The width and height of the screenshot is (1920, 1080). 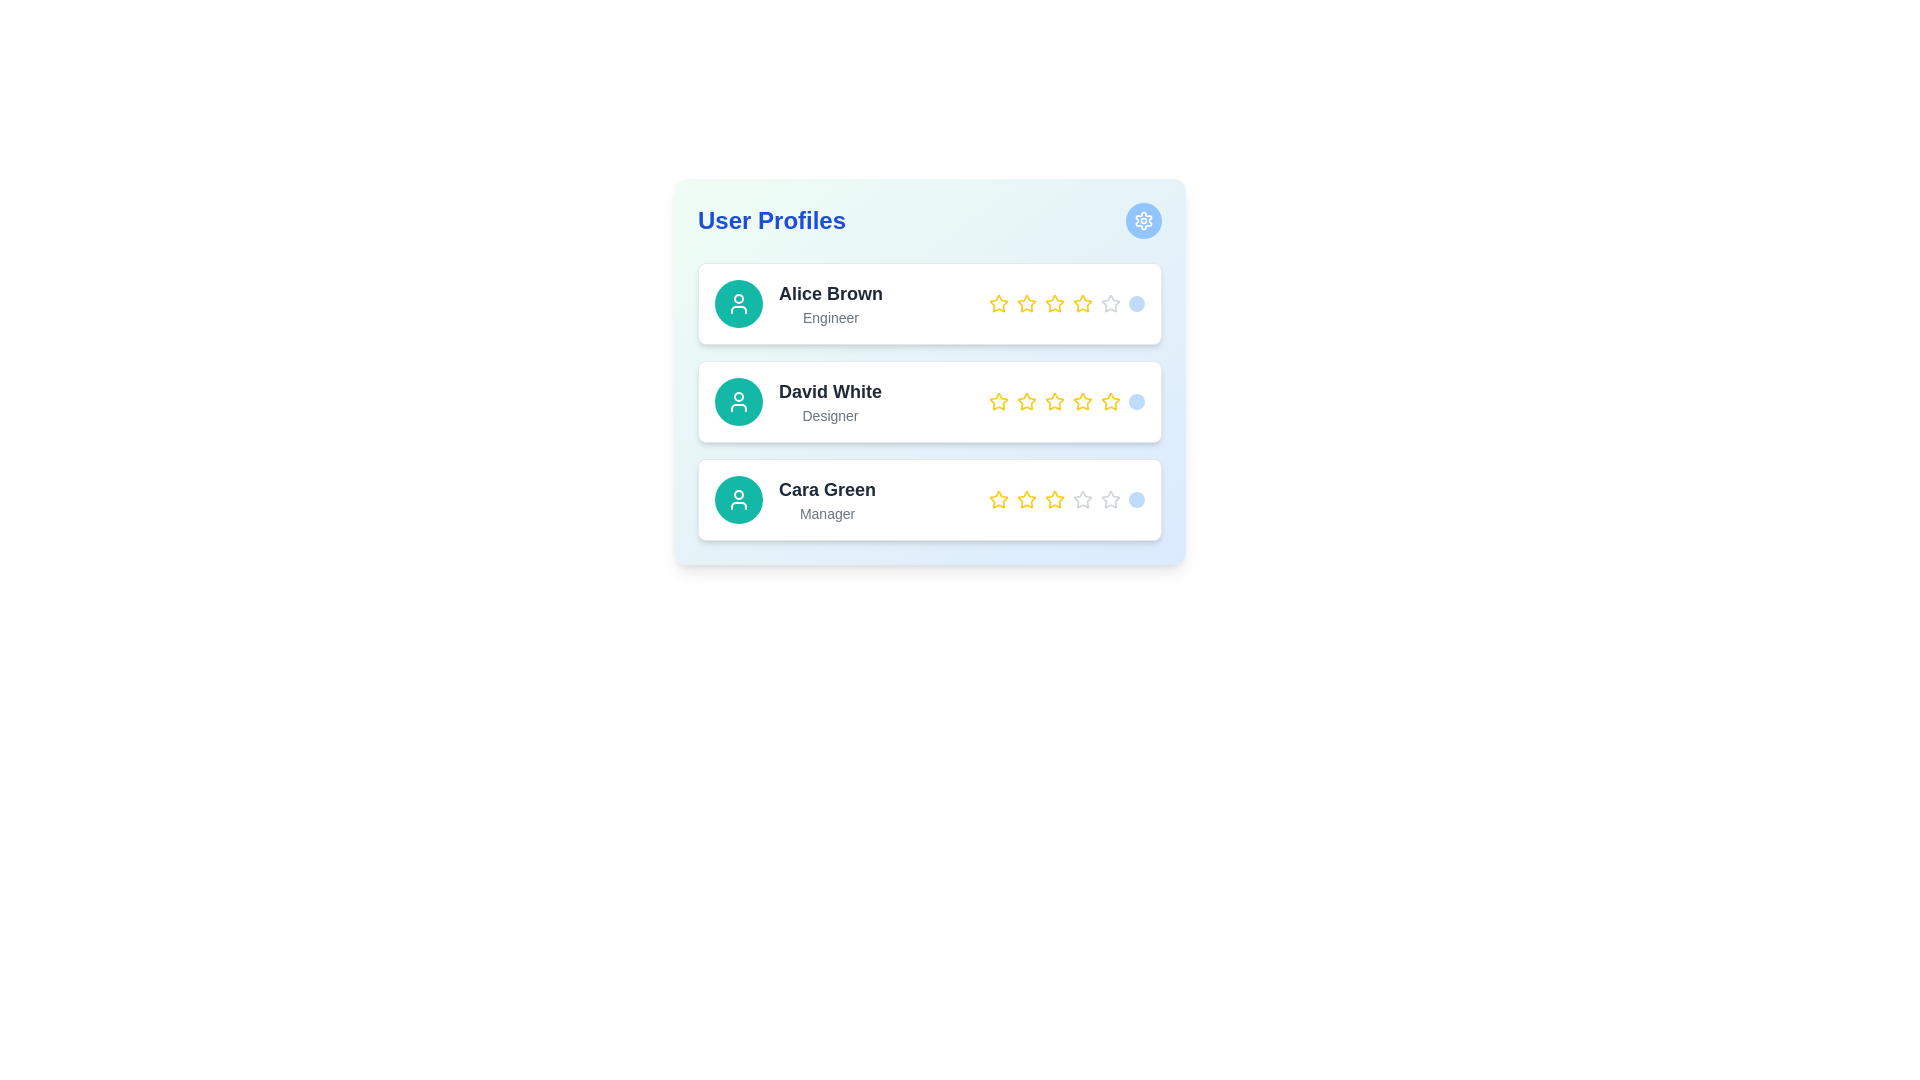 What do you see at coordinates (1065, 304) in the screenshot?
I see `the filled star in the rating bar next to 'Alice Brown' in the 'User Profiles' list to give a rating, if interactivity is enabled` at bounding box center [1065, 304].